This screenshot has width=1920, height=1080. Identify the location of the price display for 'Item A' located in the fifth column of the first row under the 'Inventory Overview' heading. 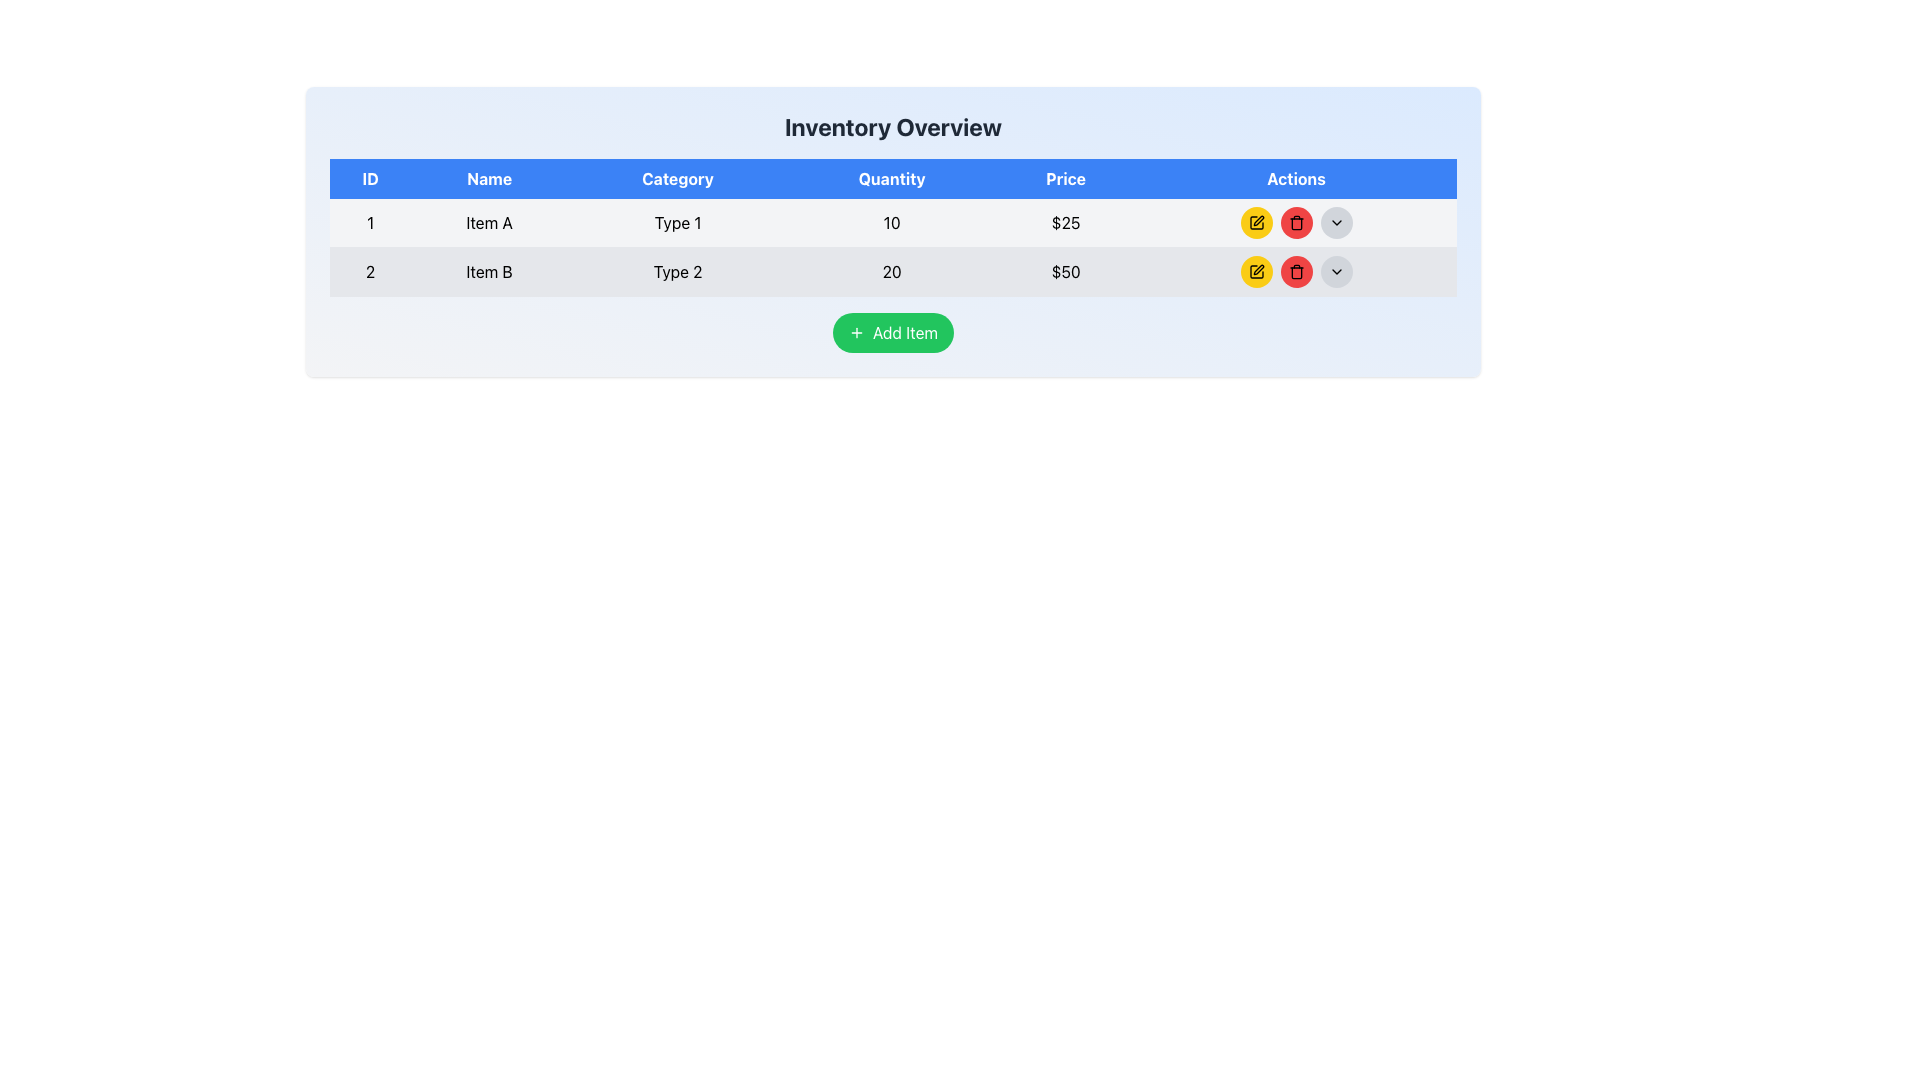
(1065, 223).